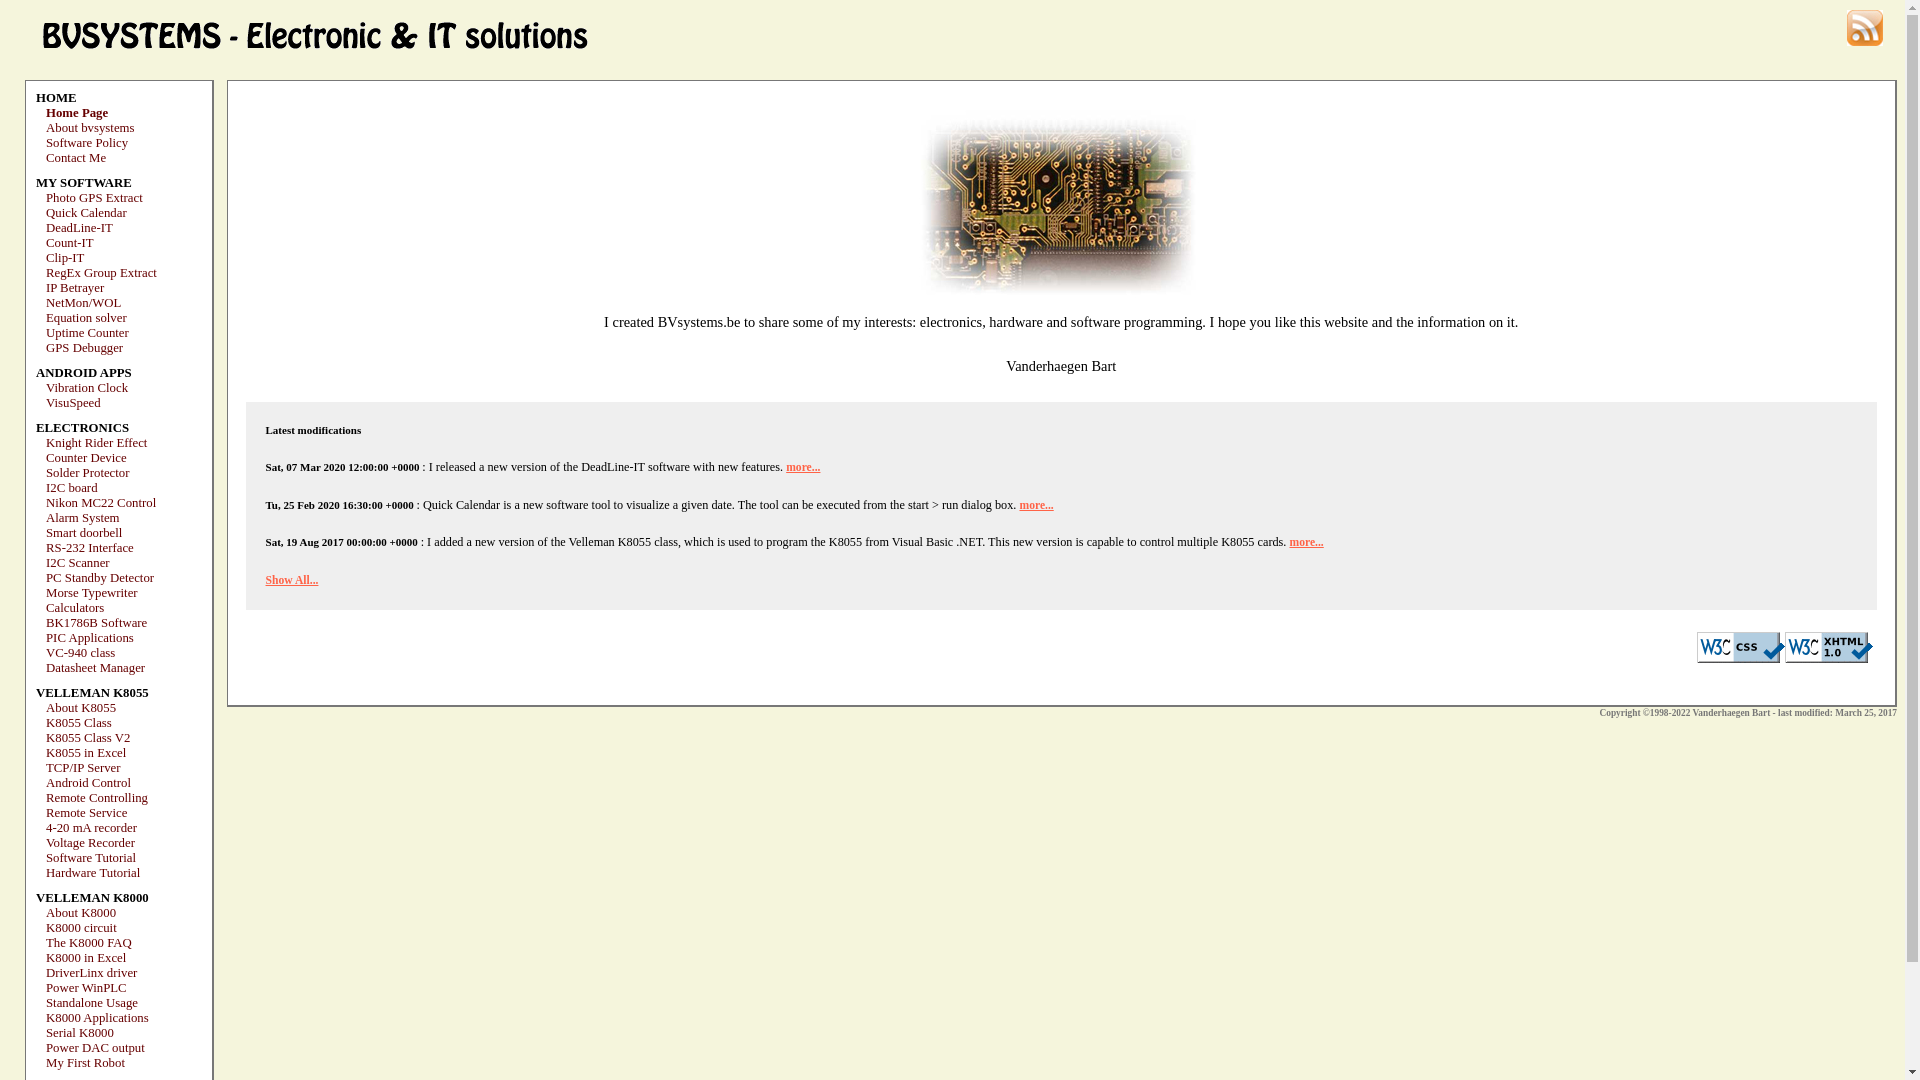  Describe the element at coordinates (89, 637) in the screenshot. I see `'PIC Applications'` at that location.